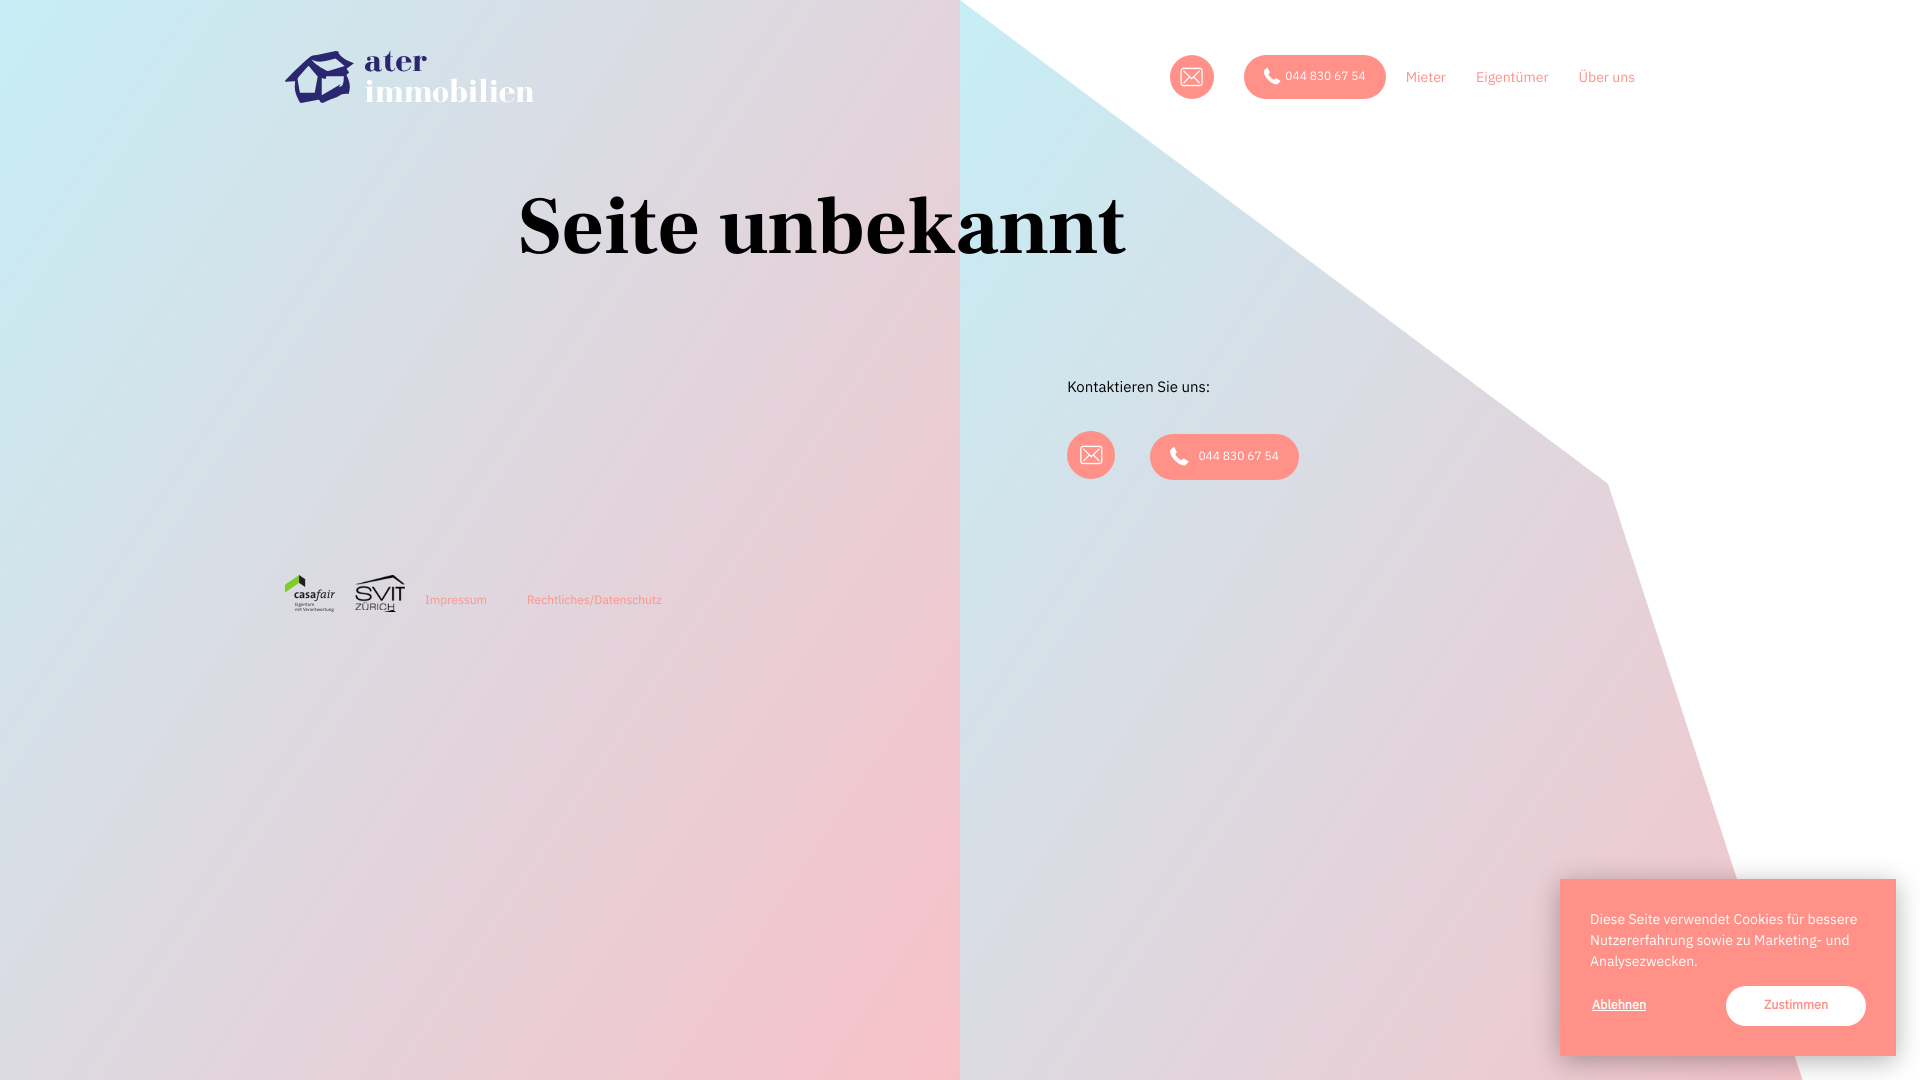  I want to click on 'Rechtliches/Datenschutz', so click(593, 592).